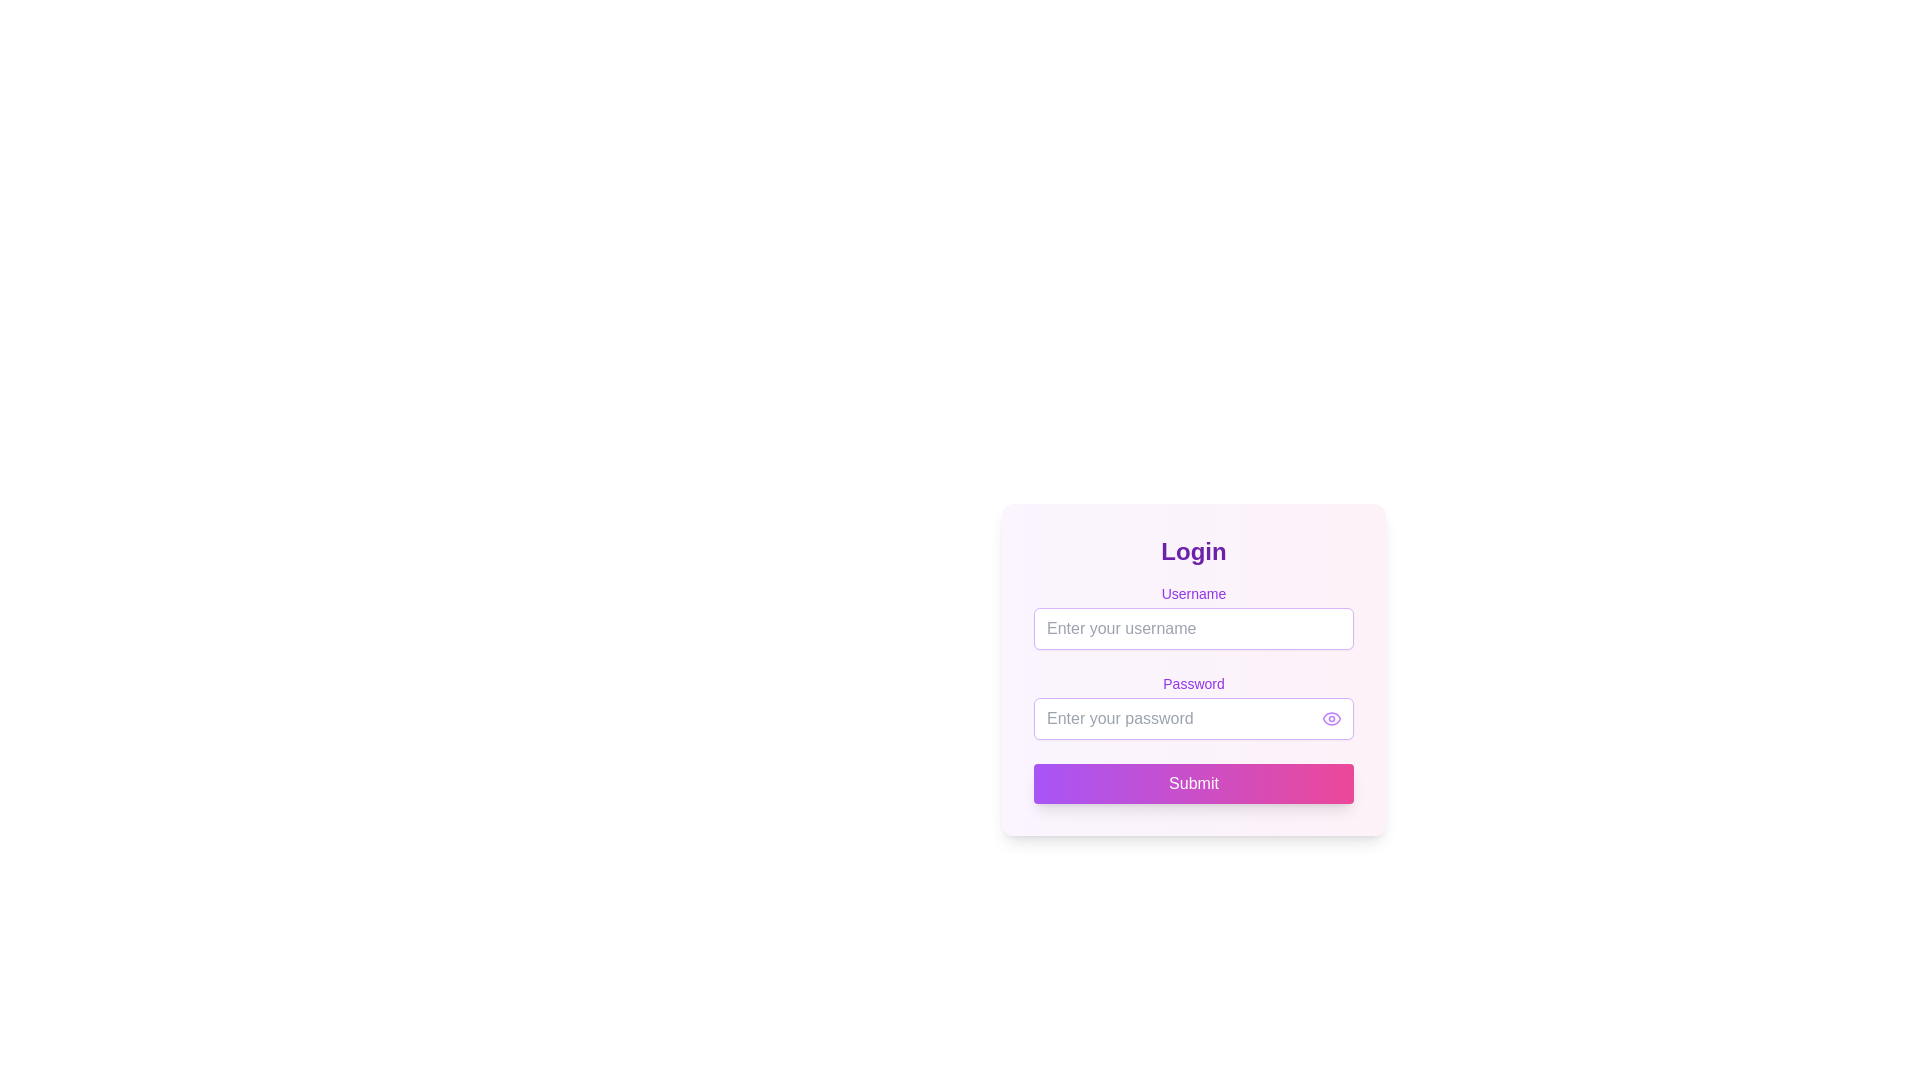  What do you see at coordinates (1331, 717) in the screenshot?
I see `the Toggle visibility button located to the right of the password input field in the login form` at bounding box center [1331, 717].